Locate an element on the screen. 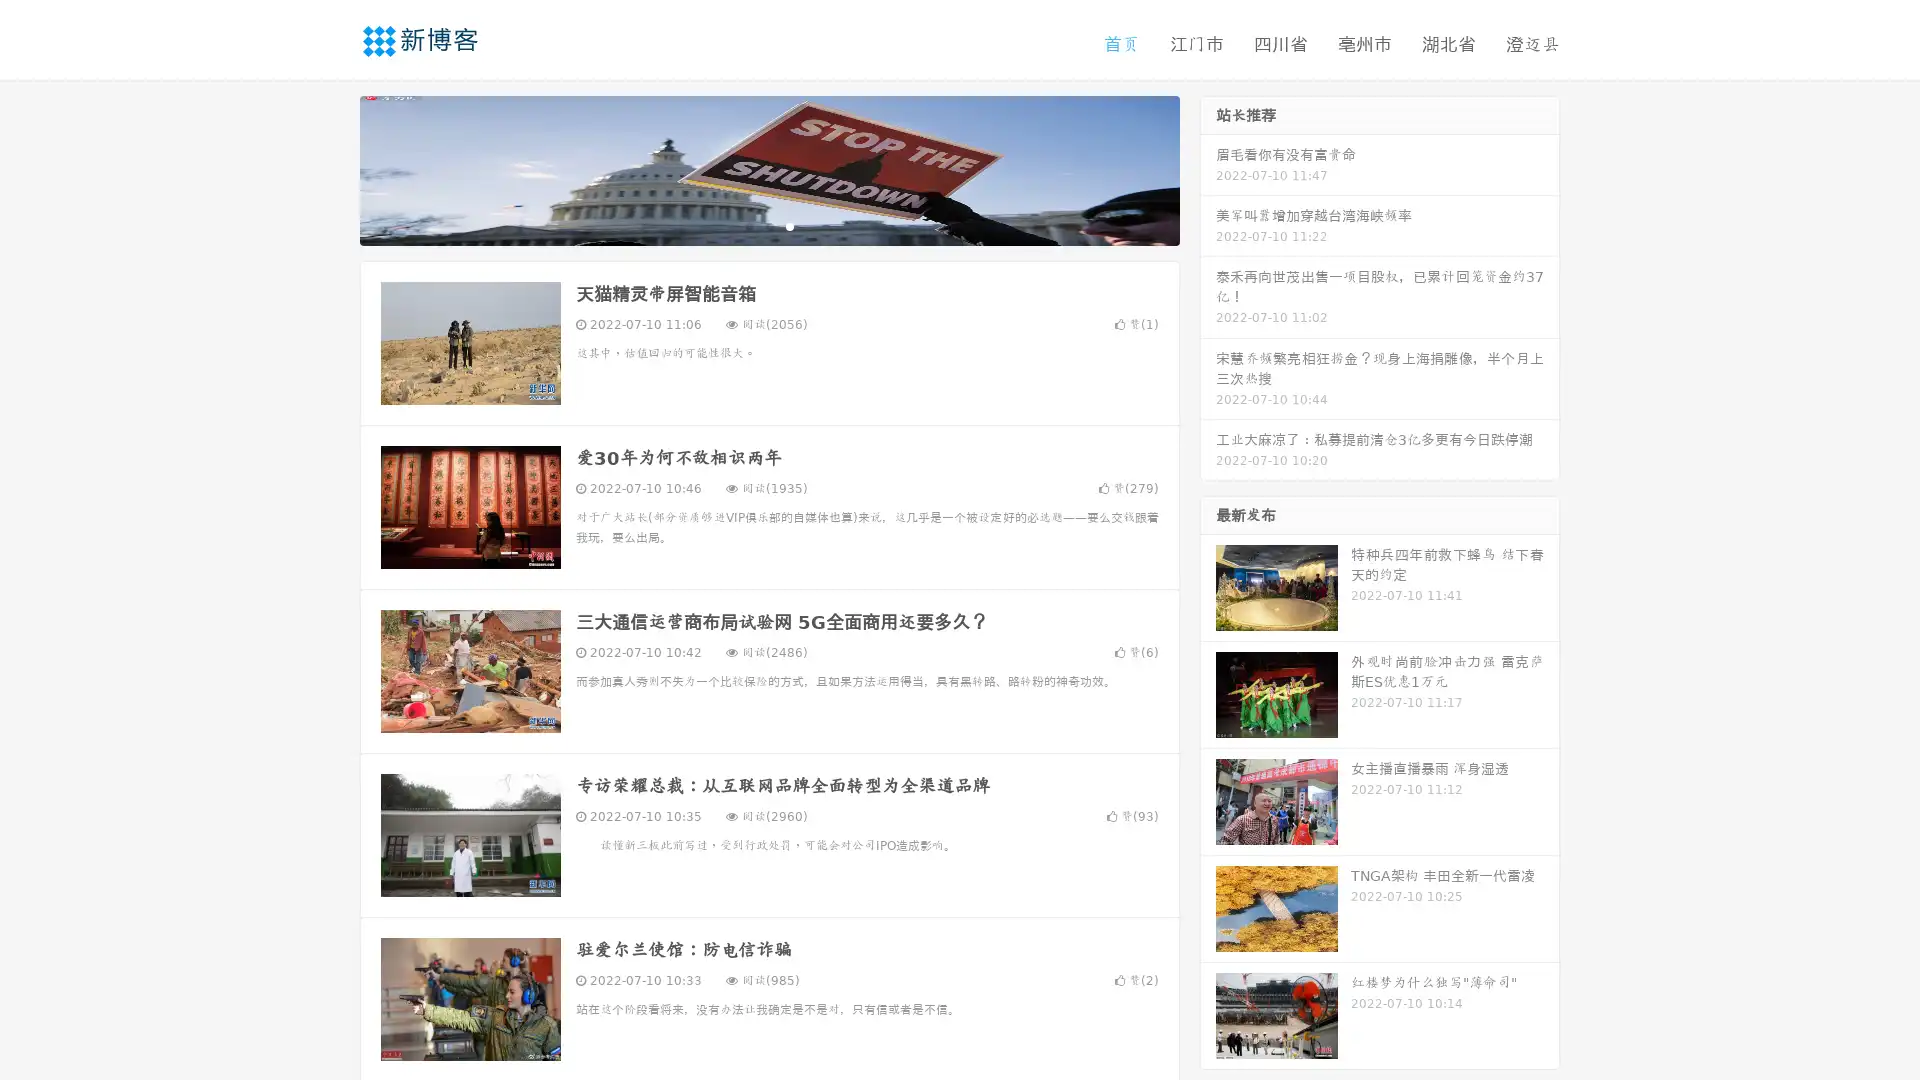 The image size is (1920, 1080). Go to slide 2 is located at coordinates (768, 225).